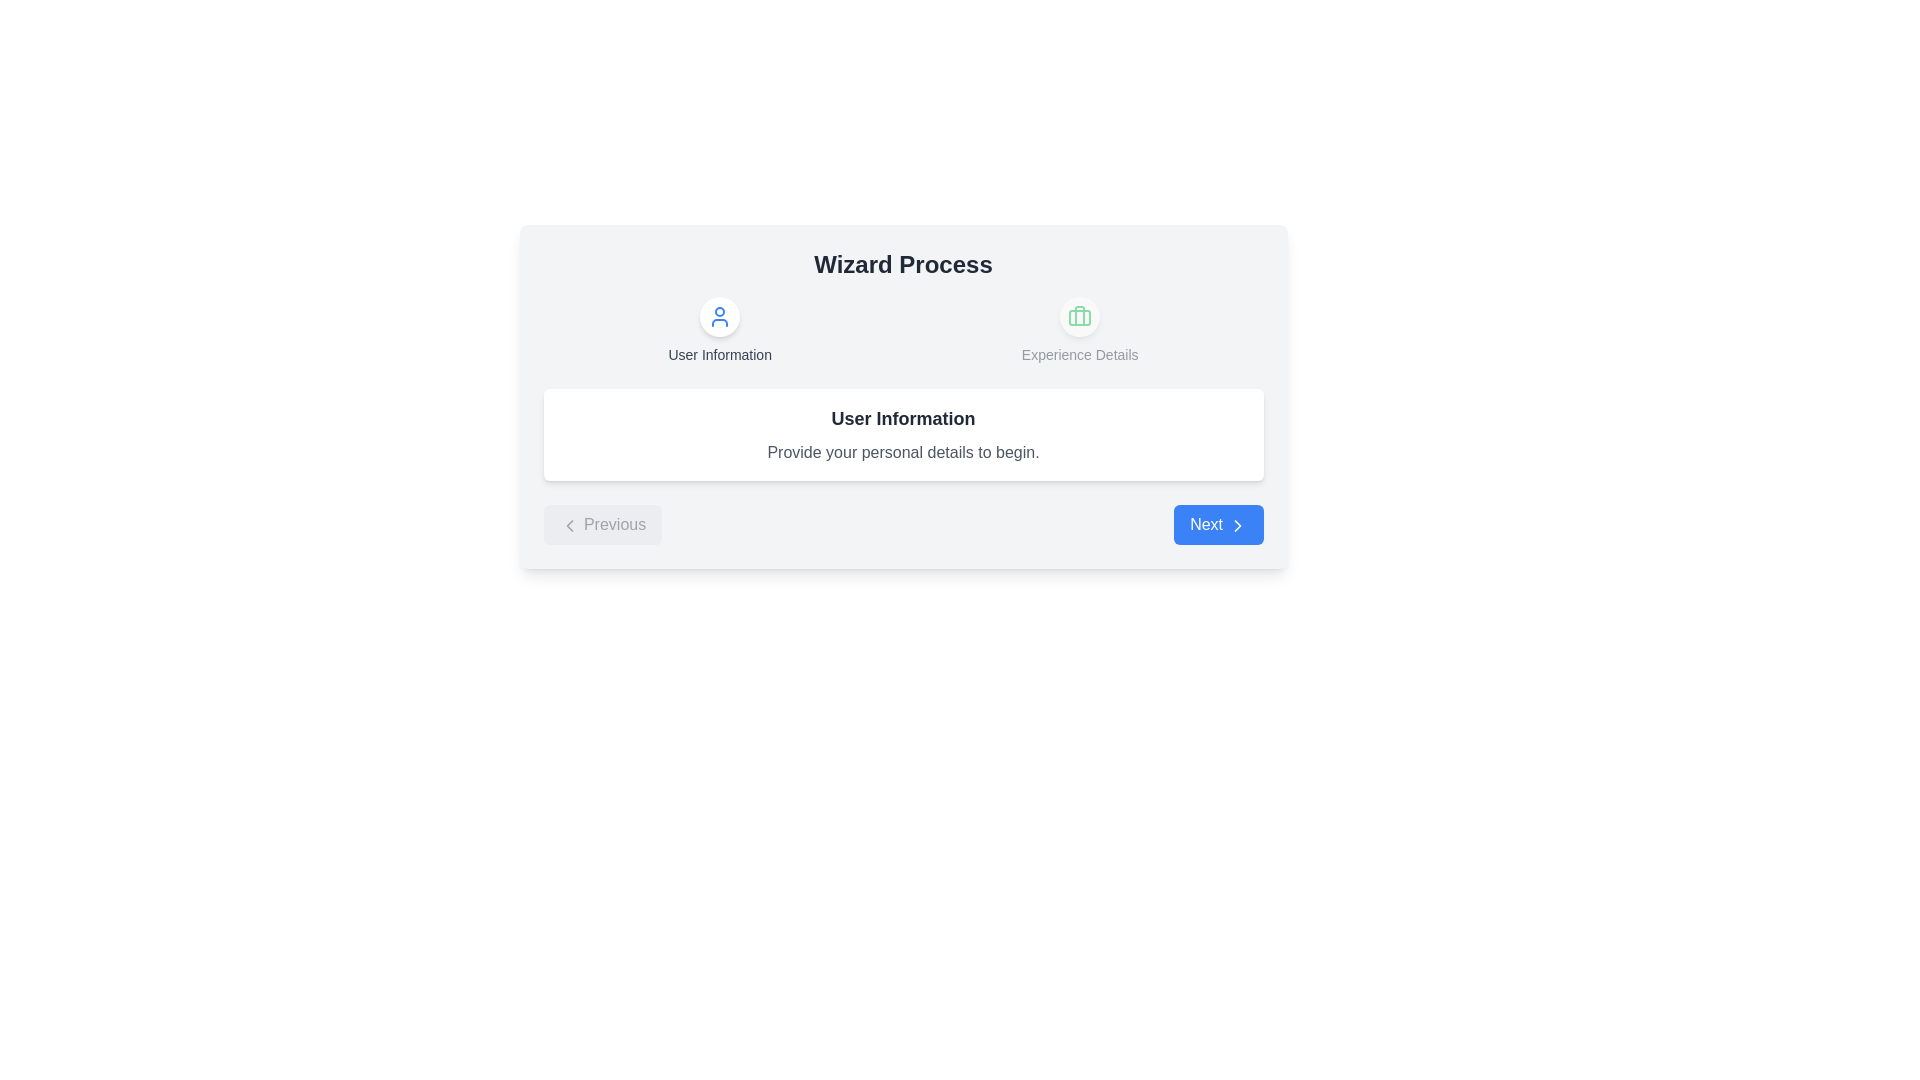 The image size is (1920, 1080). Describe the element at coordinates (1236, 524) in the screenshot. I see `the rightward-pointing chevron icon within the 'Next' button, which is a blue rectangular button with rounded corners located at the bottom-right corner of a card interface` at that location.